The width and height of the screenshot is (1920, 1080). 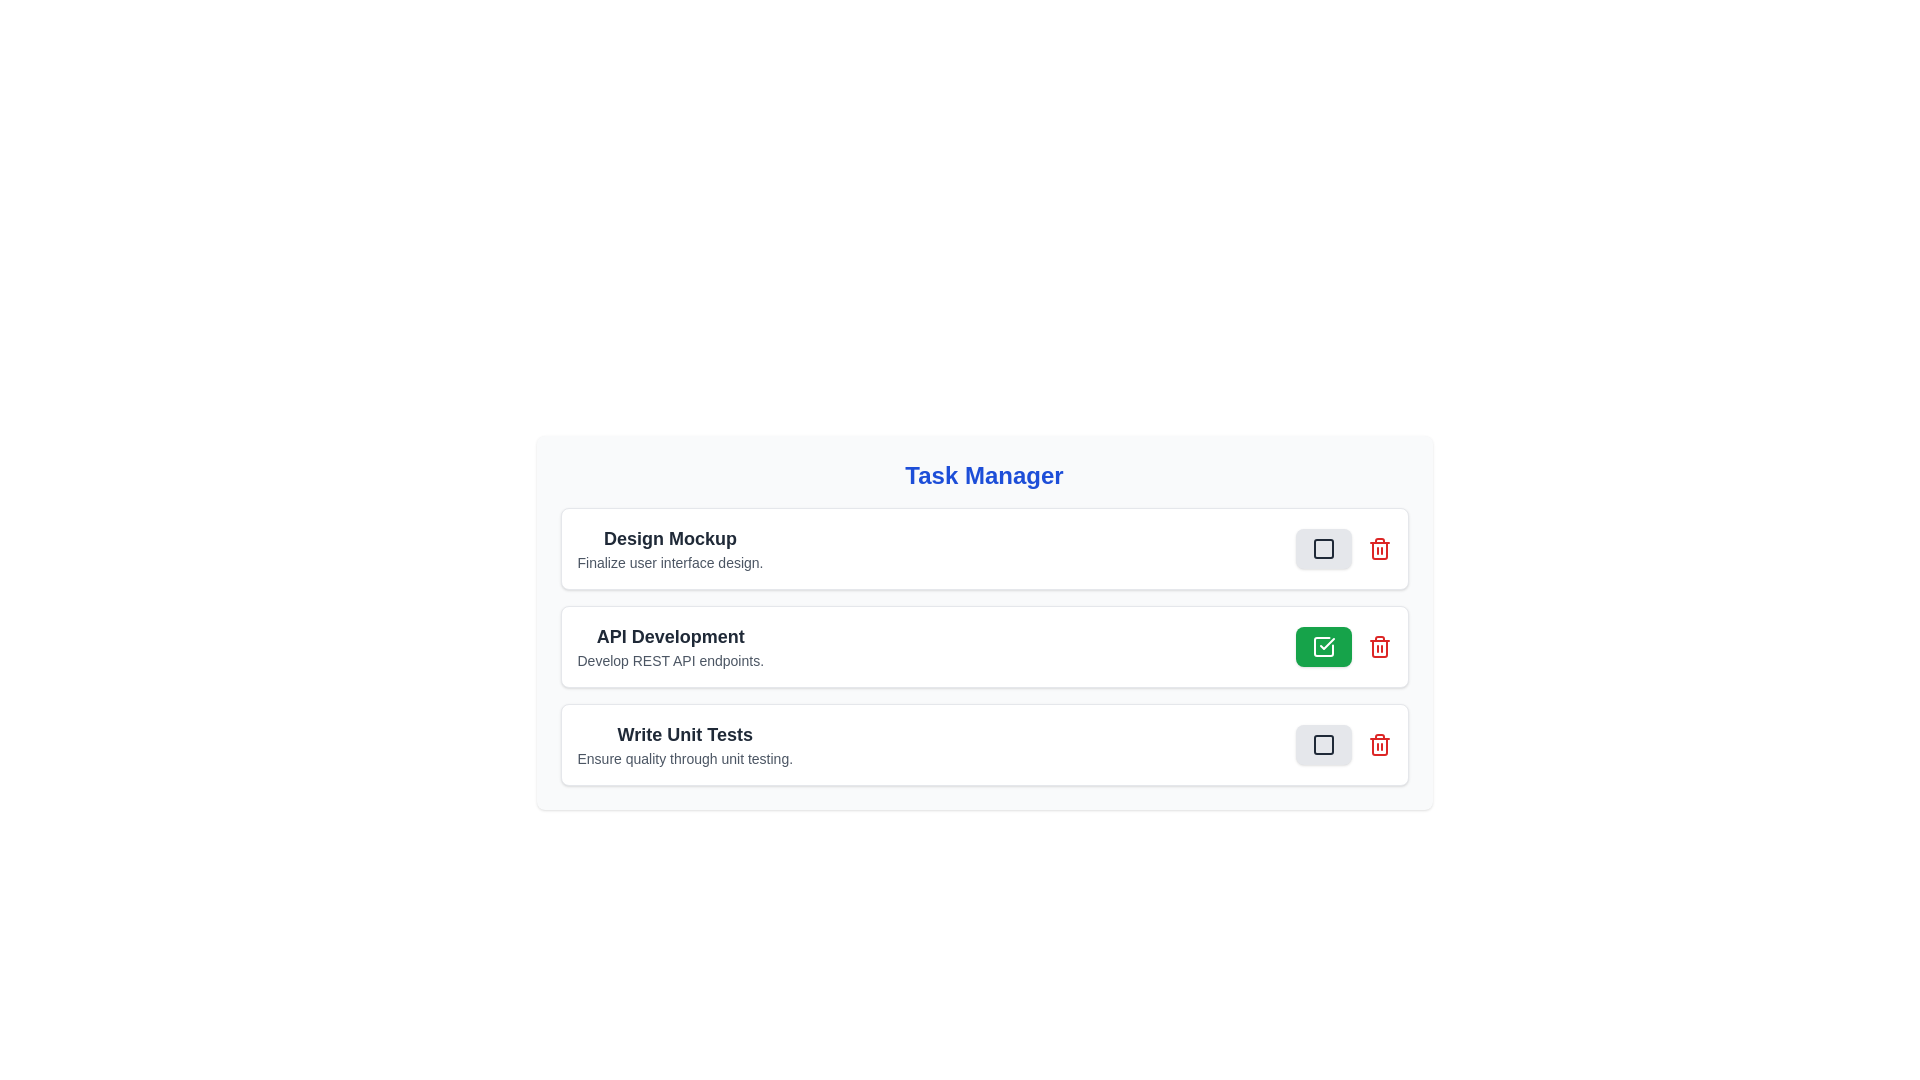 What do you see at coordinates (1323, 744) in the screenshot?
I see `the decorative part of the checkbox-like UI component located at the lower-right corner of the 'Write Unit Tests' task in the 'Task Manager' interface` at bounding box center [1323, 744].